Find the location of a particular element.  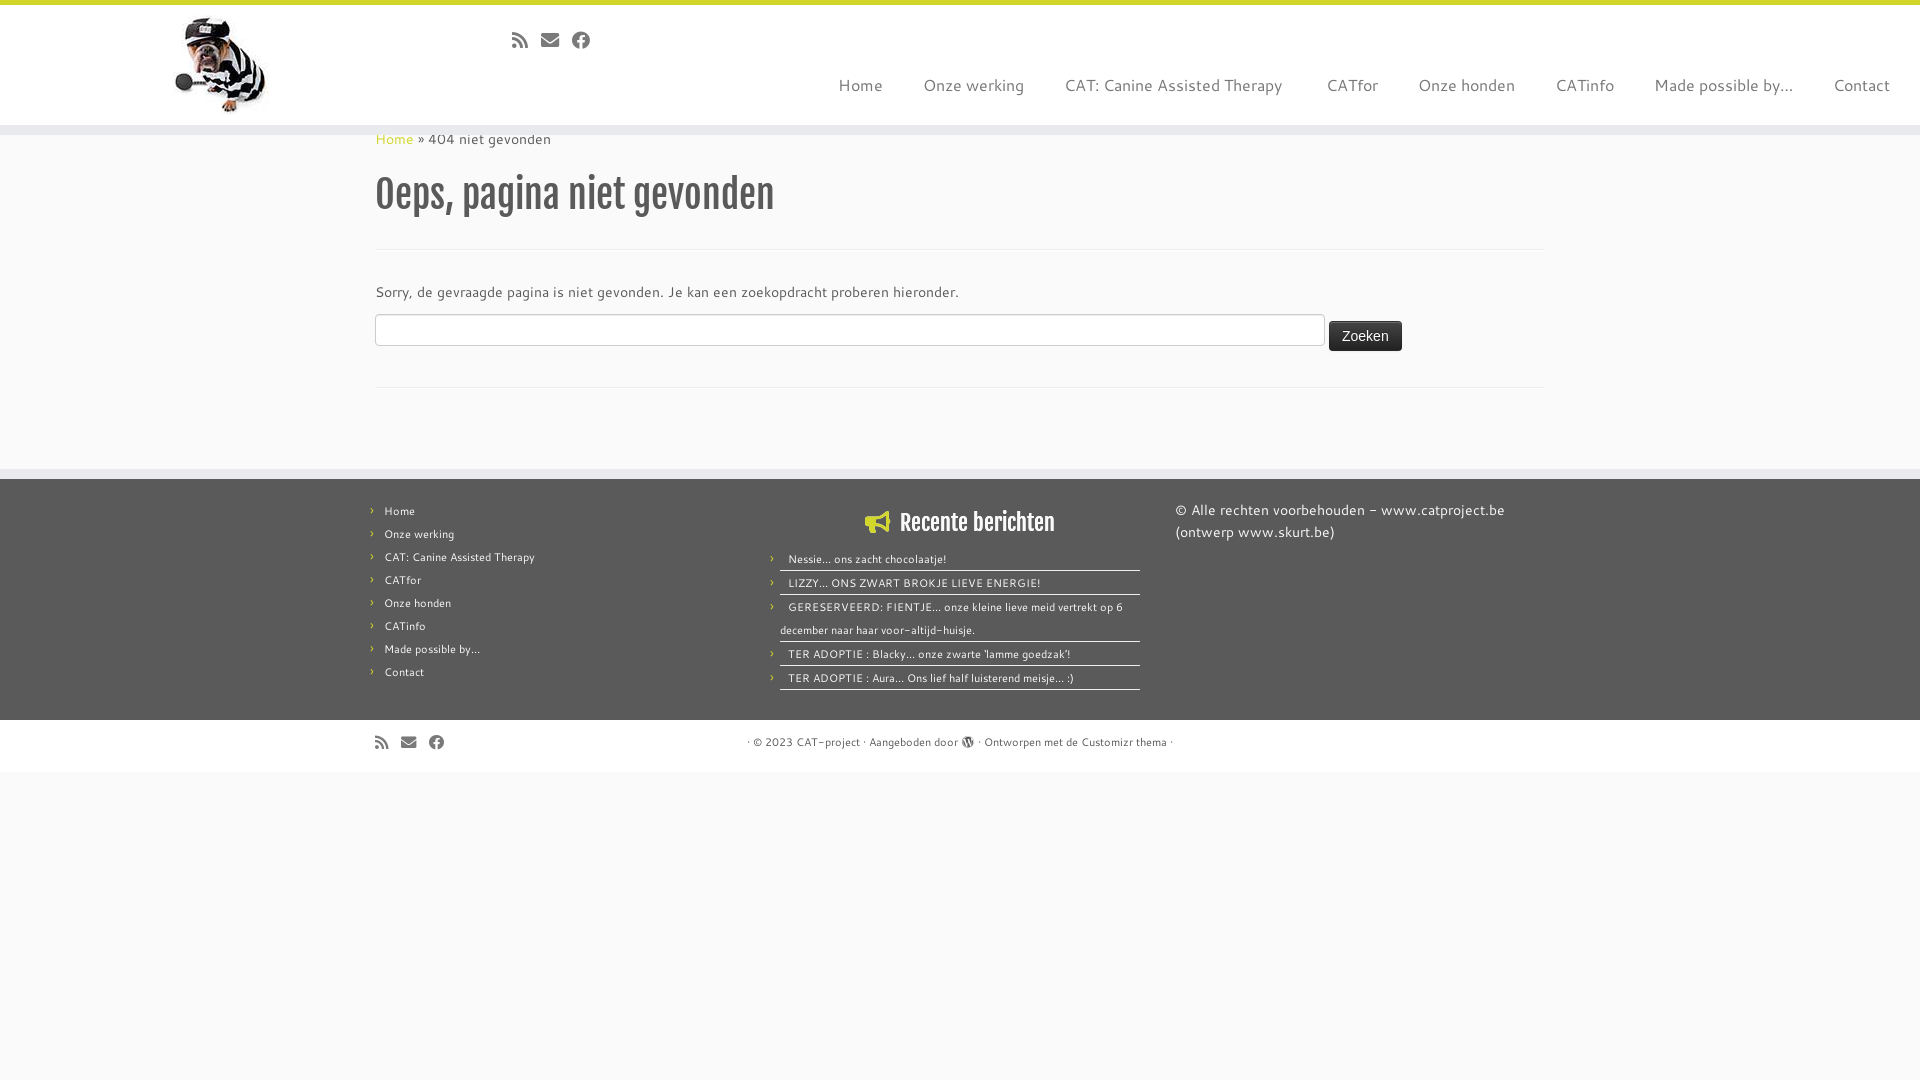

'CAT-project' is located at coordinates (828, 742).